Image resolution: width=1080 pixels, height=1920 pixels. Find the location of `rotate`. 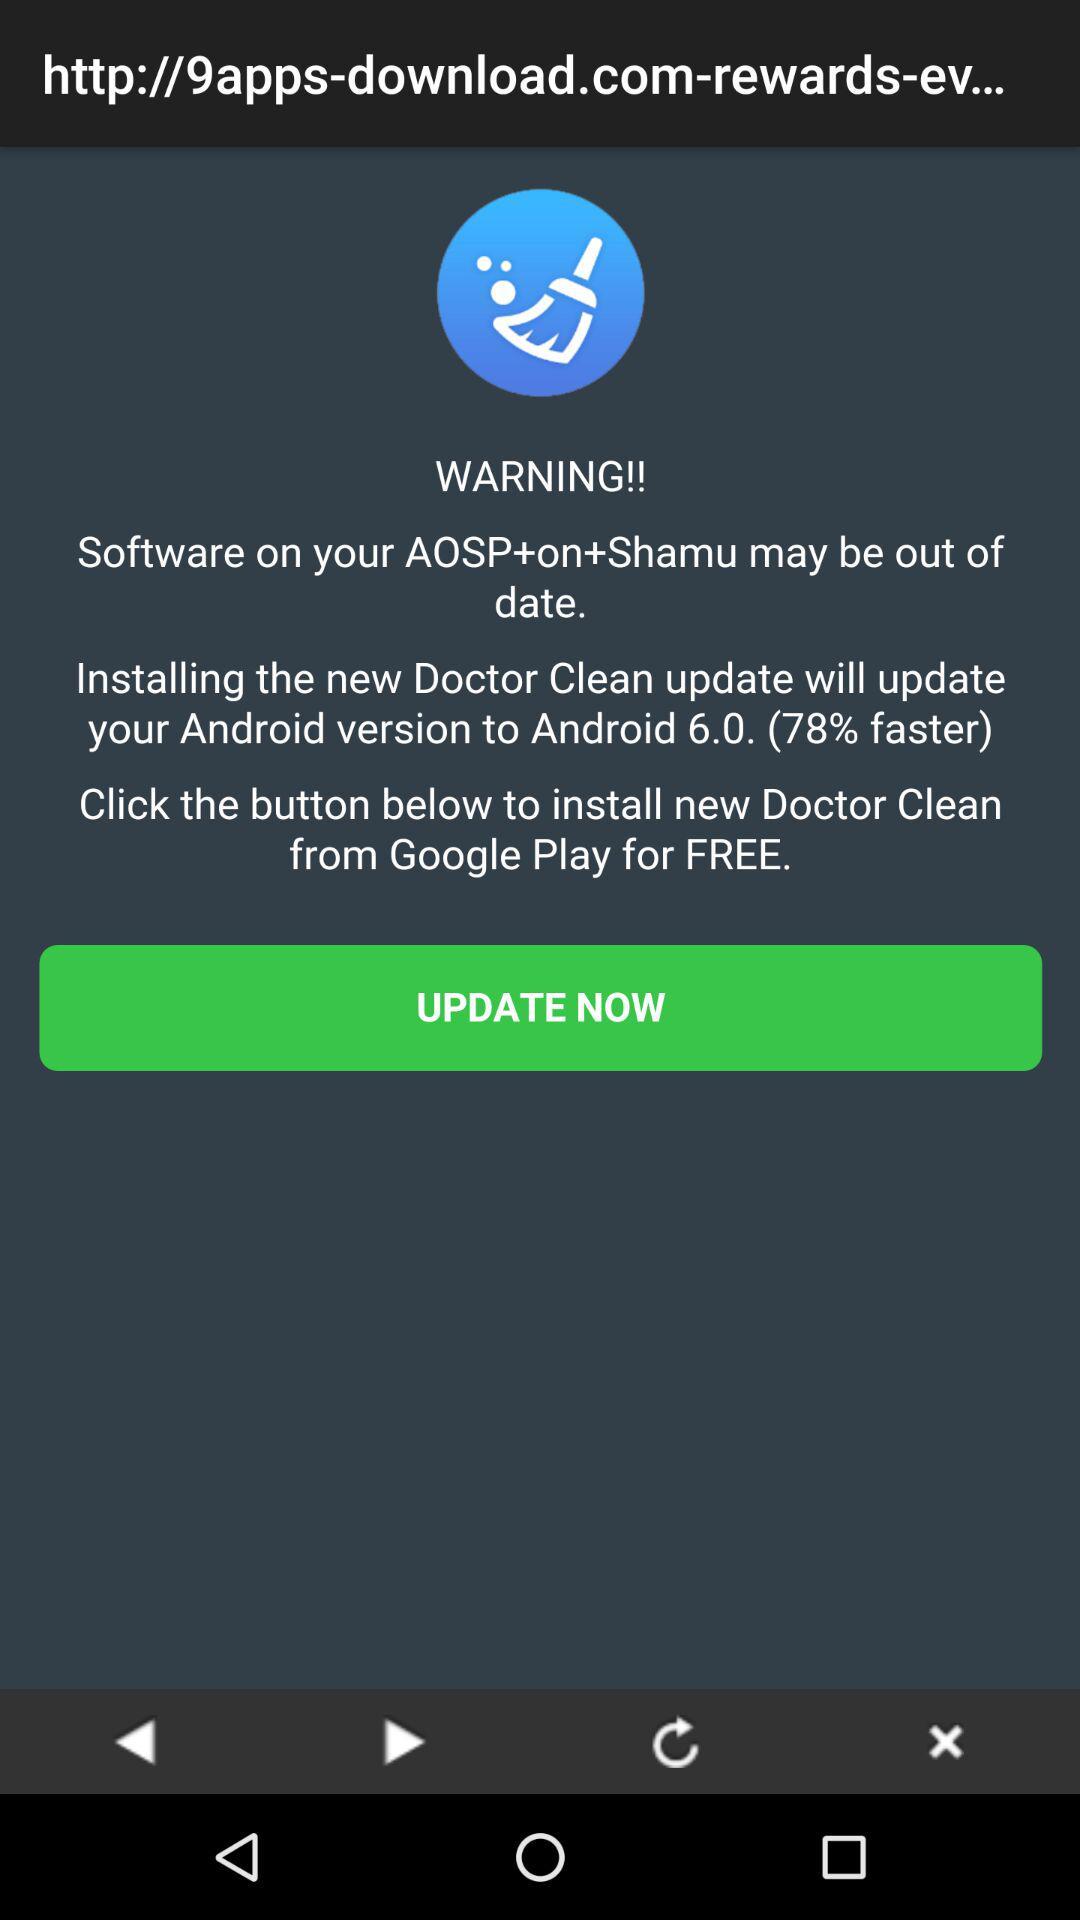

rotate is located at coordinates (675, 1740).